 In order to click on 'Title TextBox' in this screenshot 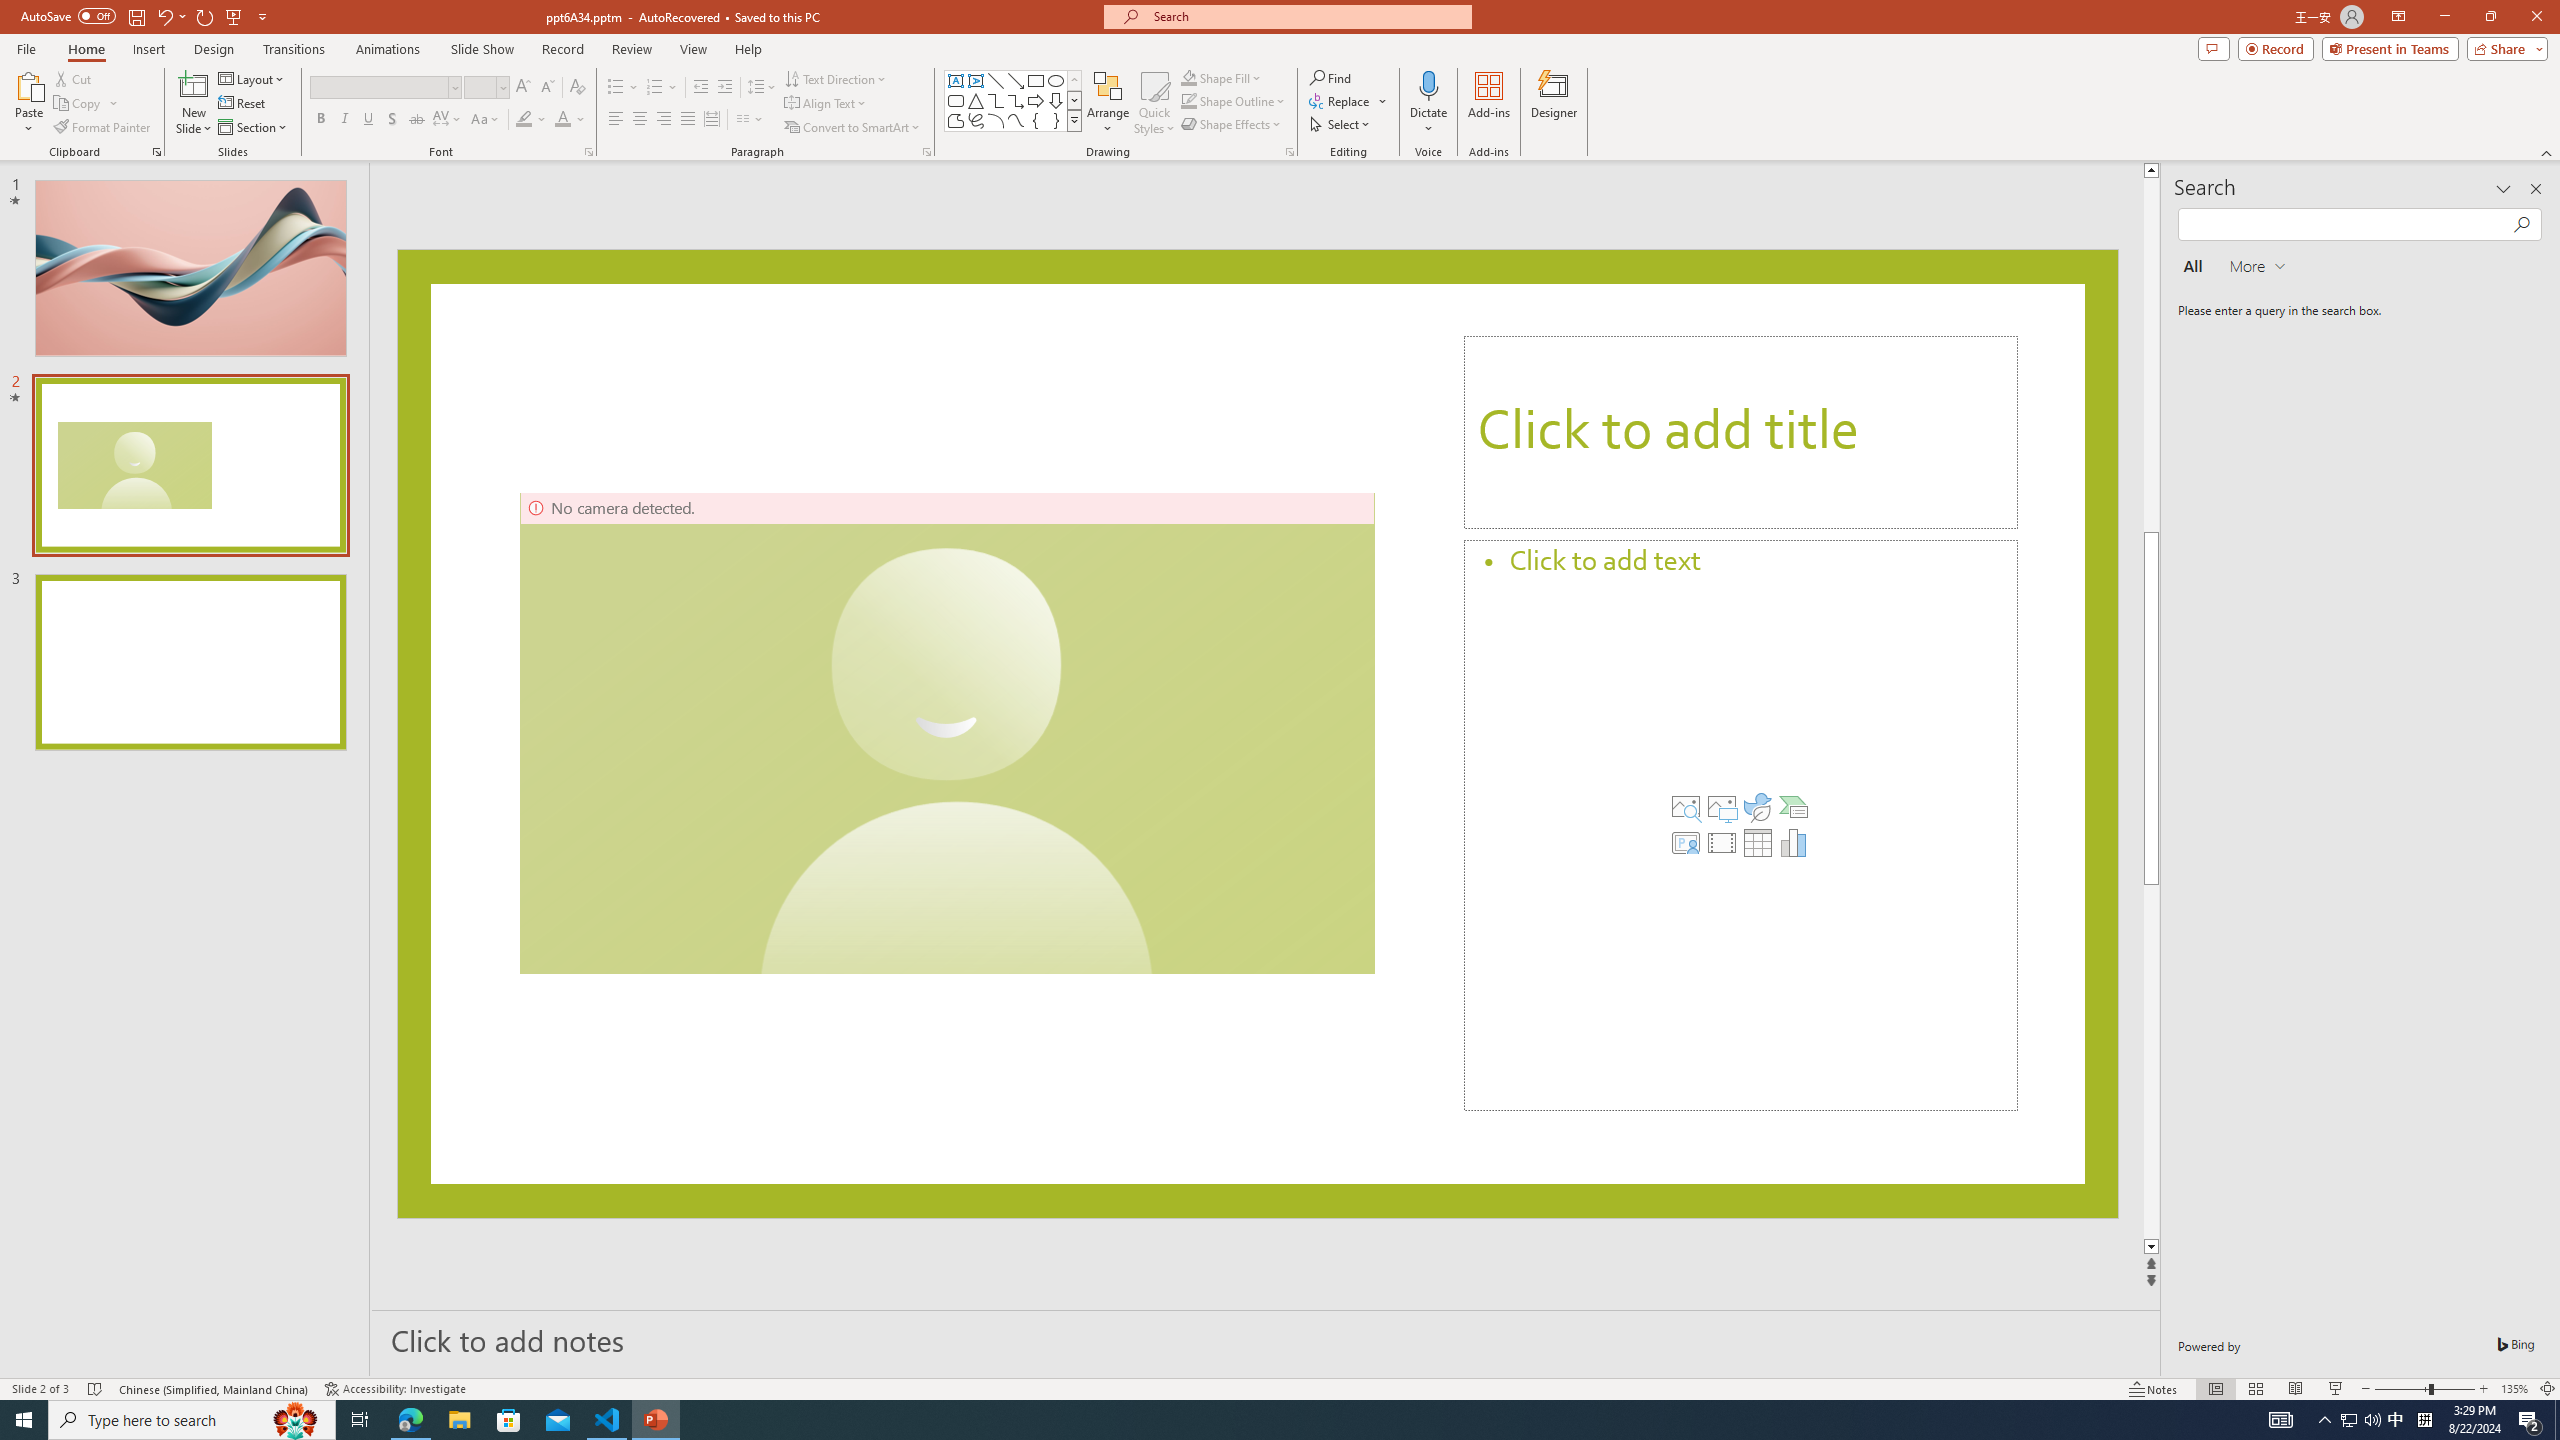, I will do `click(1740, 432)`.